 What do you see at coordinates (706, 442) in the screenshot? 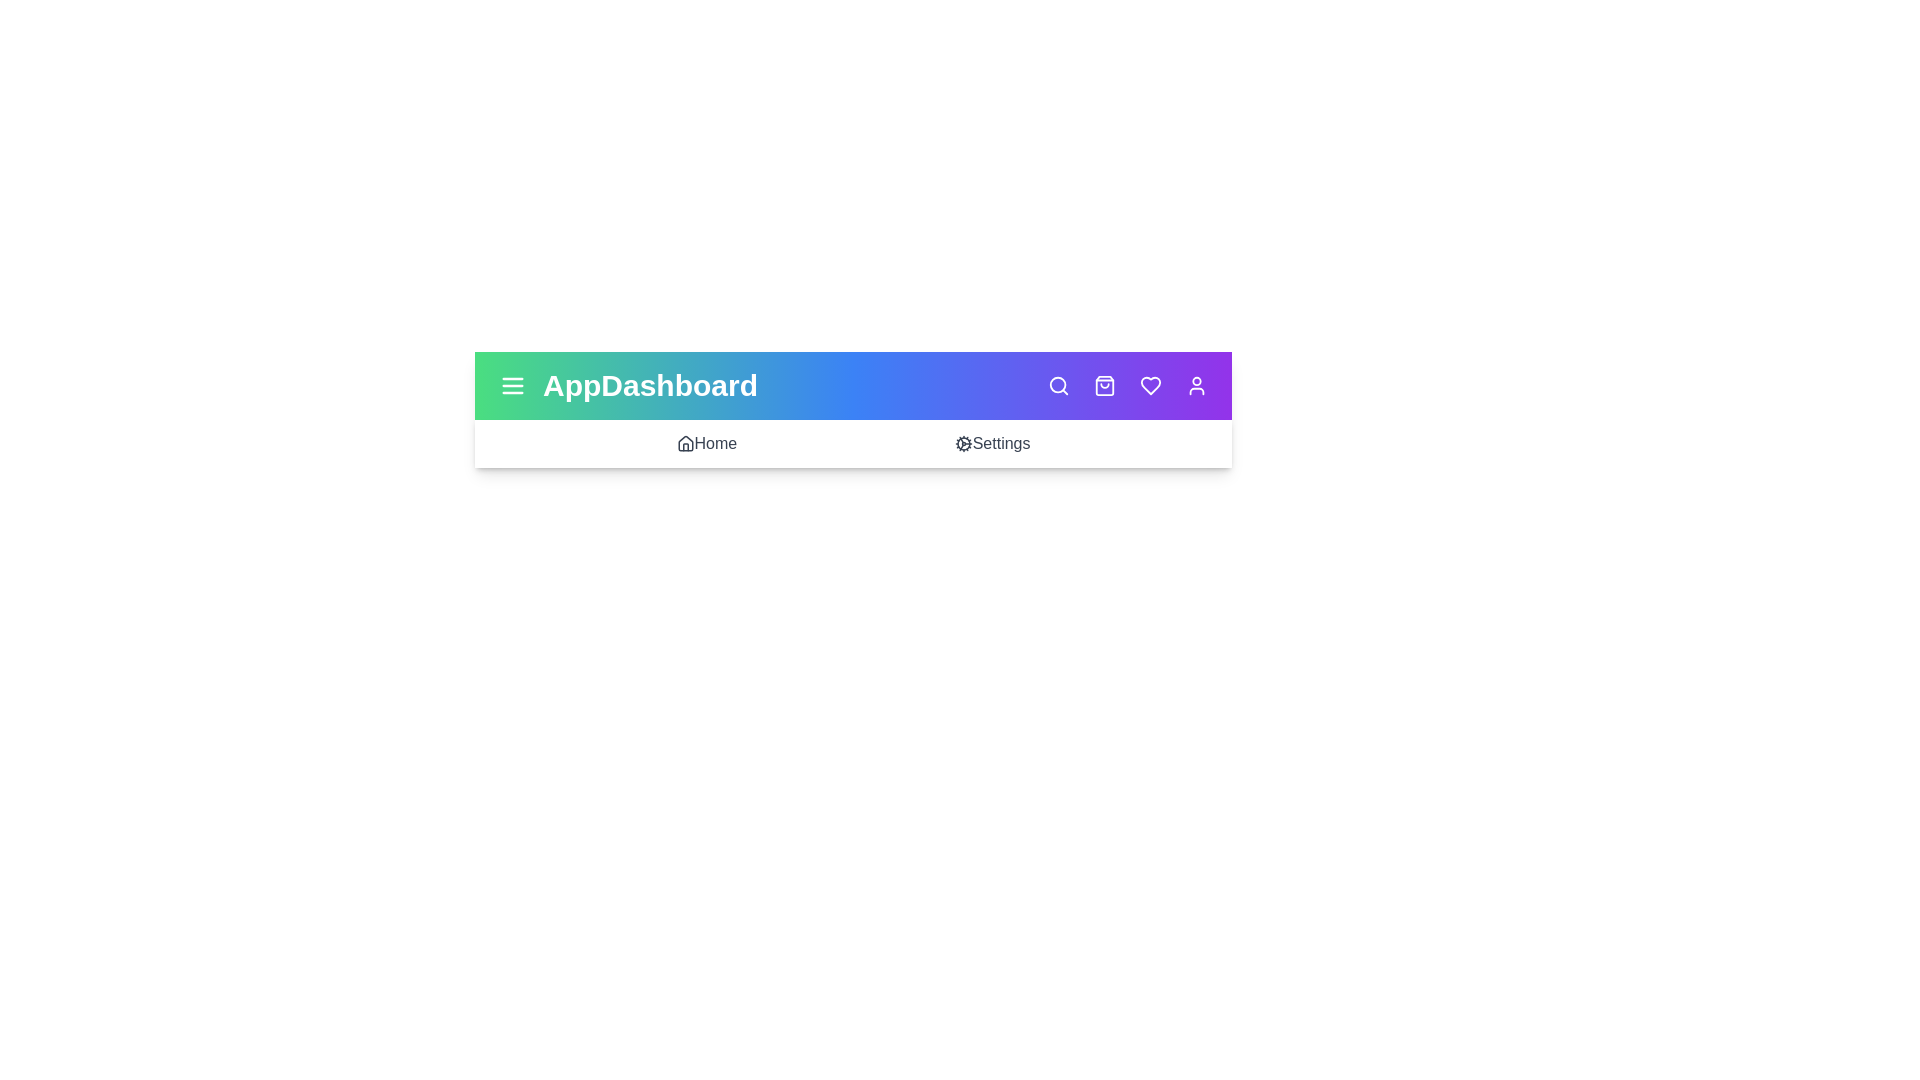
I see `the Home item in the navigation menu to navigate to the Home section` at bounding box center [706, 442].